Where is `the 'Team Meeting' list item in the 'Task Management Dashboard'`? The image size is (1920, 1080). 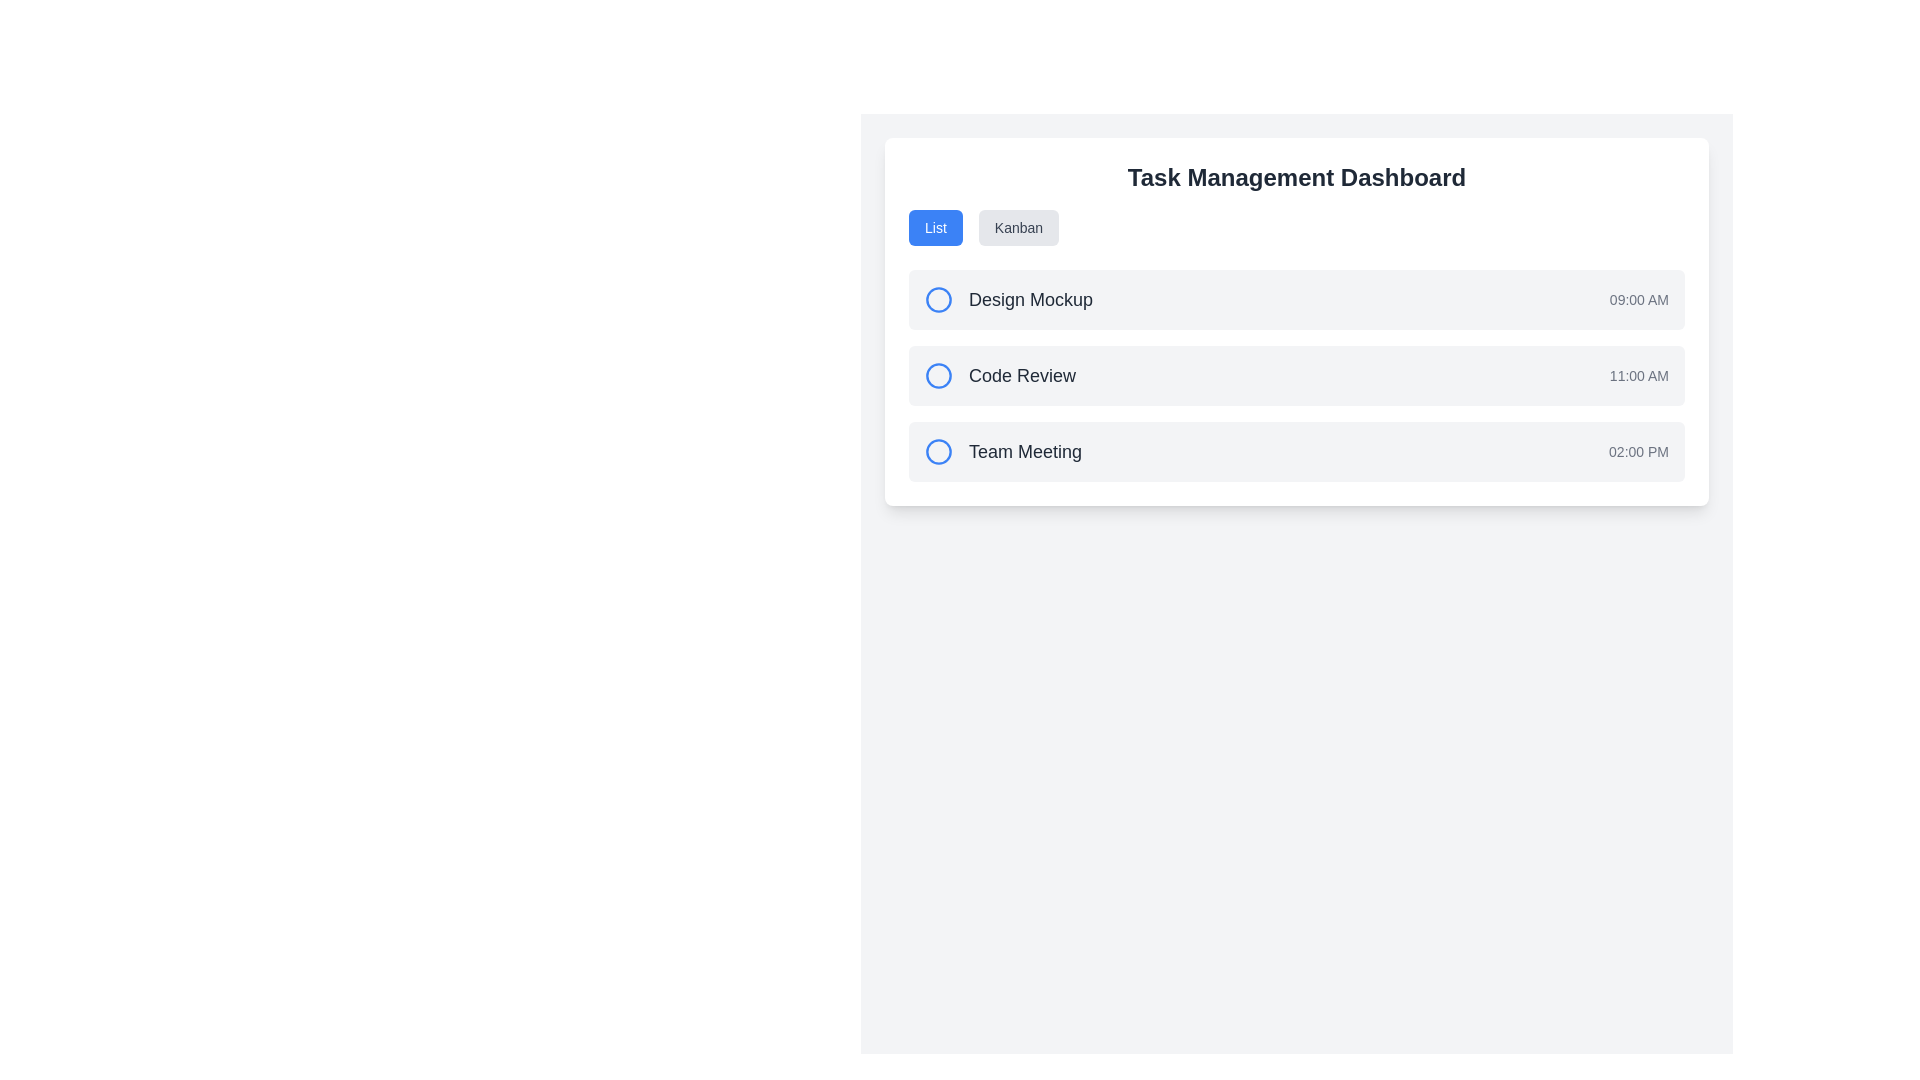 the 'Team Meeting' list item in the 'Task Management Dashboard' is located at coordinates (1296, 451).